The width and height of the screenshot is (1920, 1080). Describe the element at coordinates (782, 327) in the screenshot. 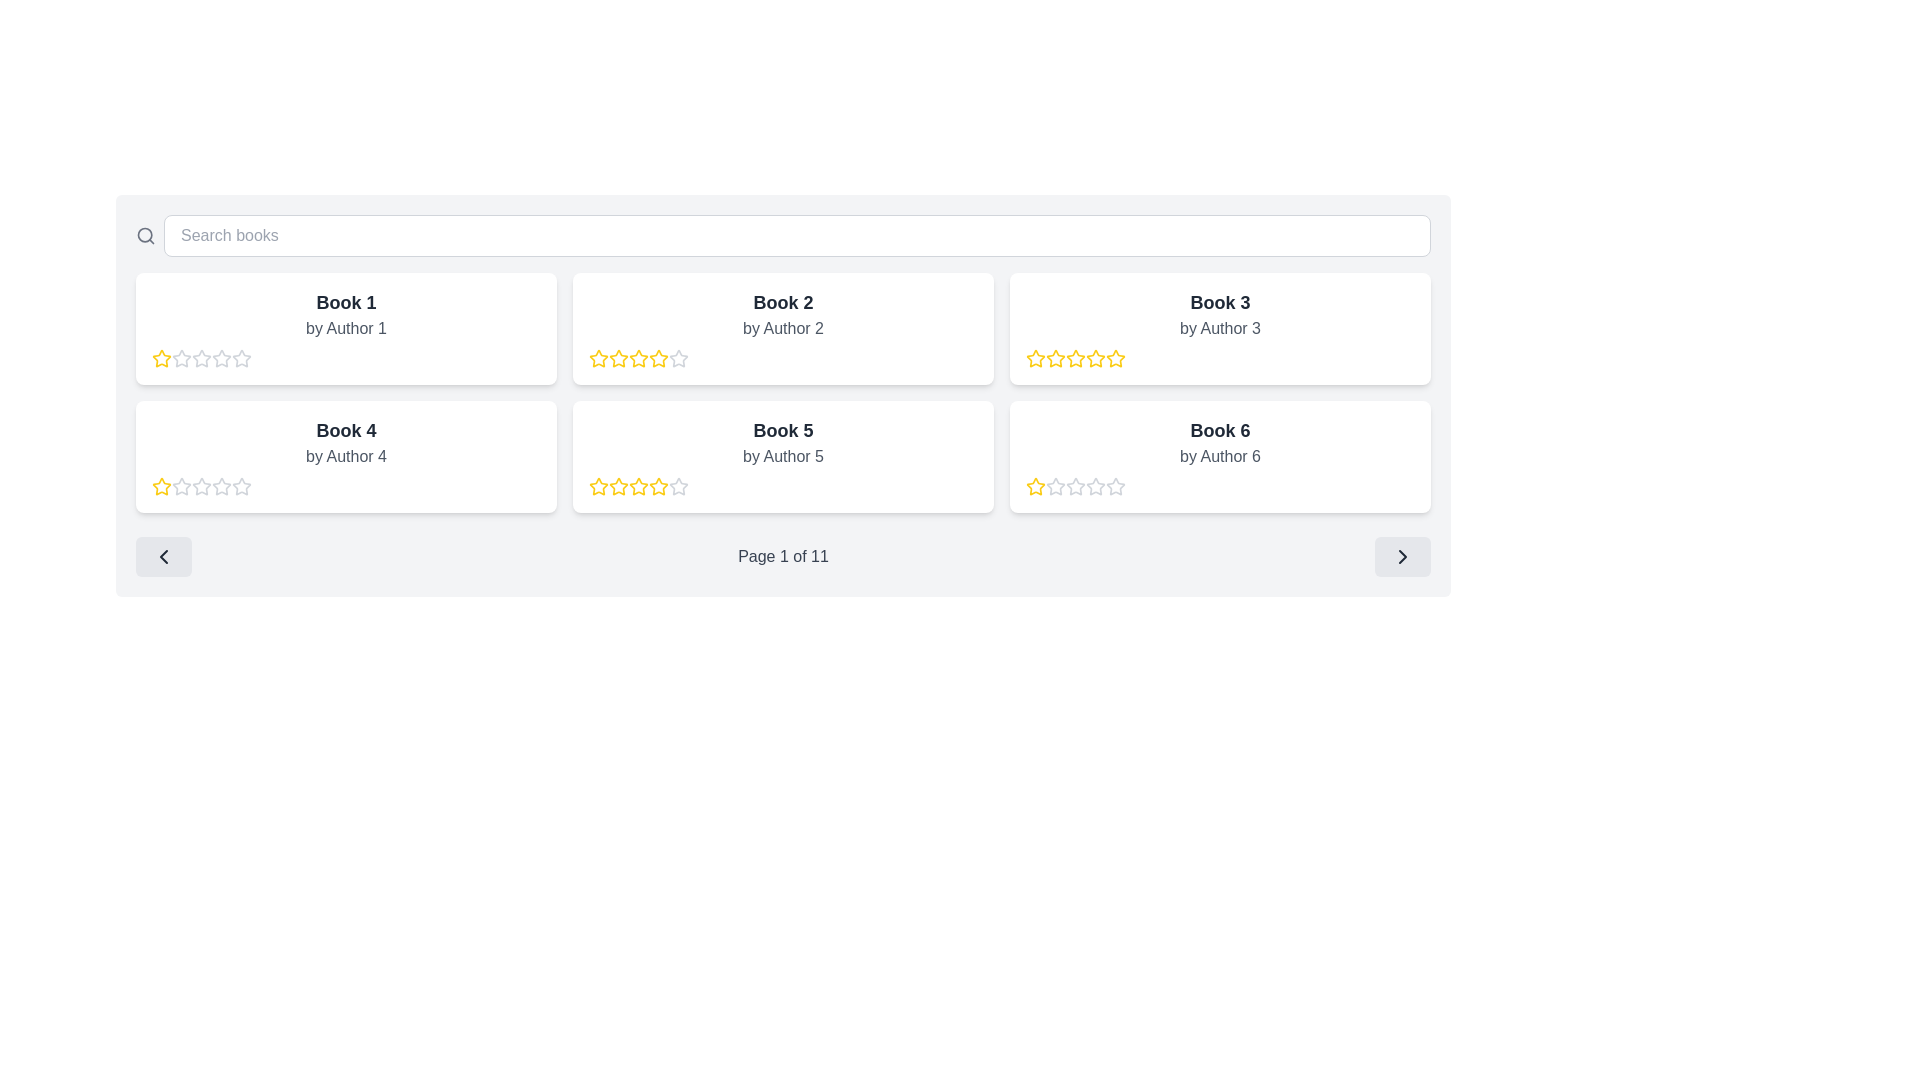

I see `the non-interactive text label displaying author information 'by Author 2' for the book titled 'Book 2', located beneath the title in the second column of the top row in a grid layout` at that location.